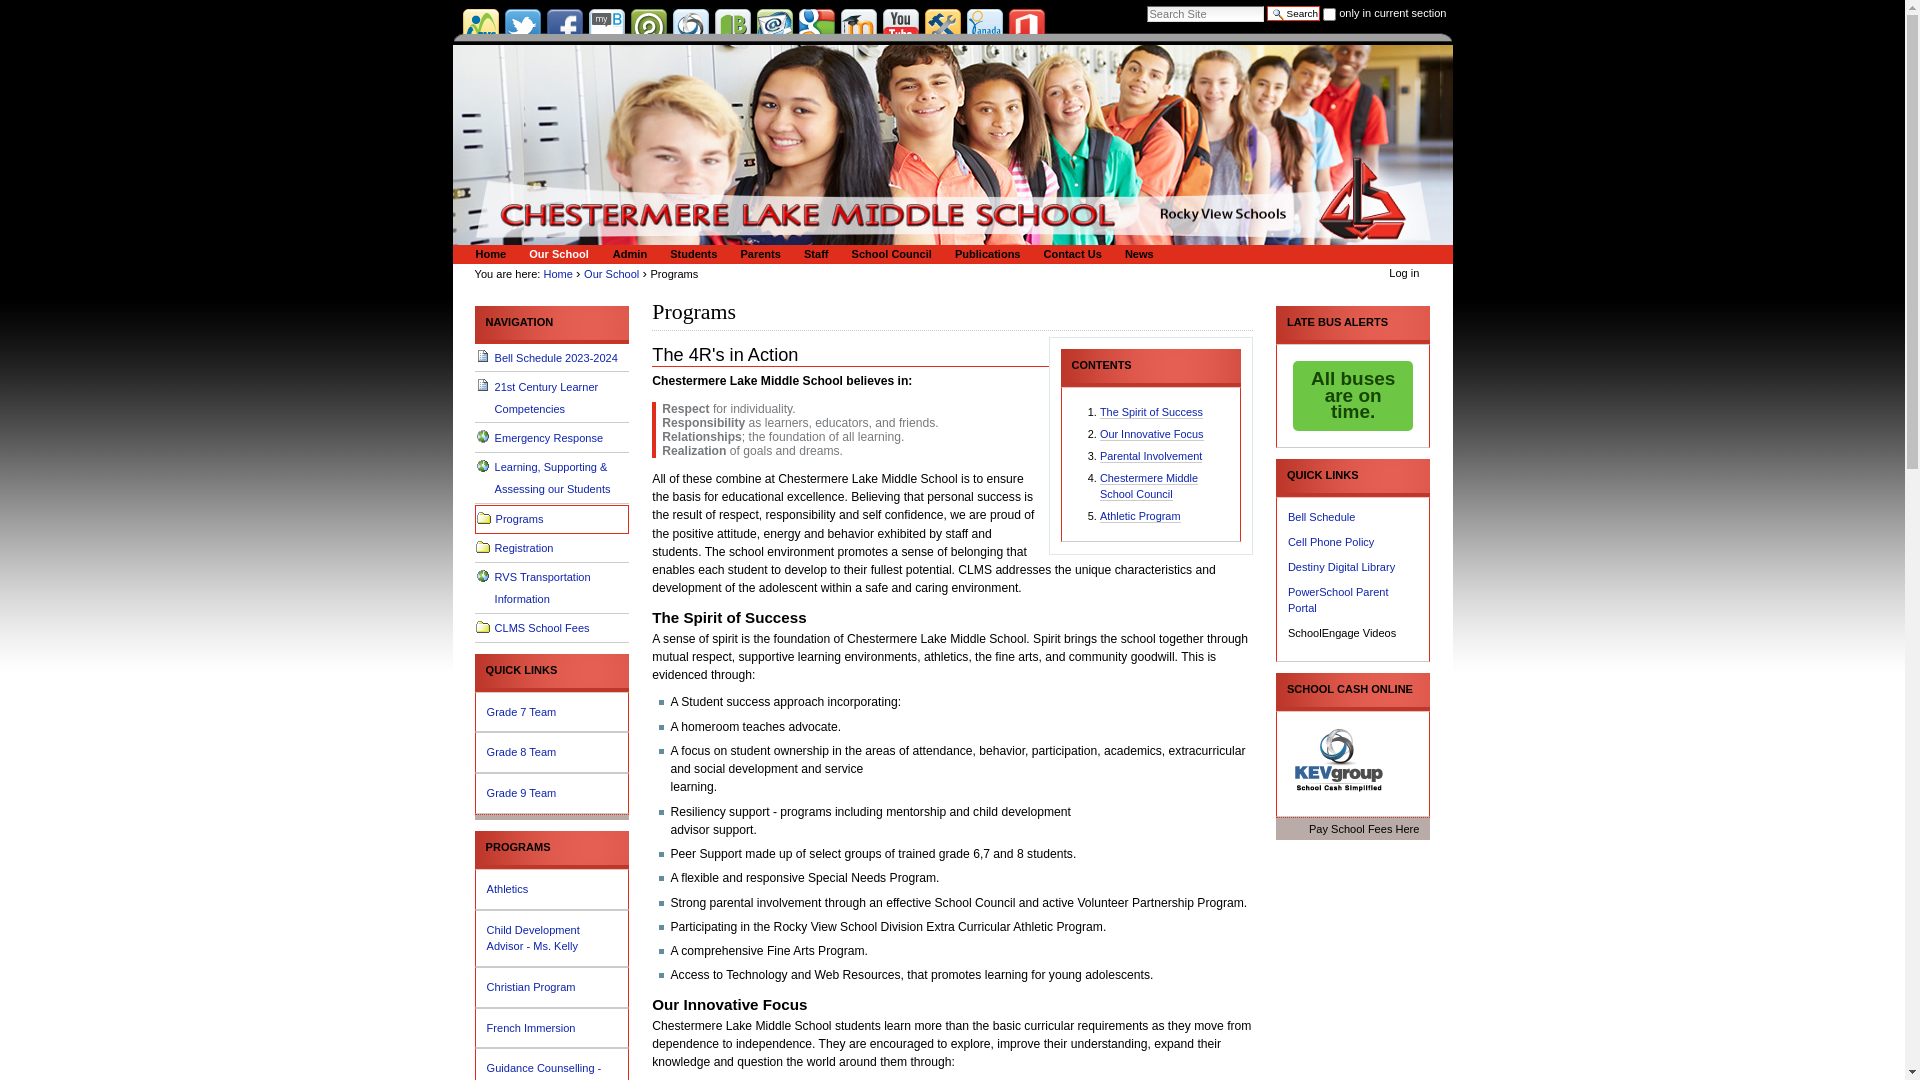  What do you see at coordinates (840, 26) in the screenshot?
I see `'Moodle'` at bounding box center [840, 26].